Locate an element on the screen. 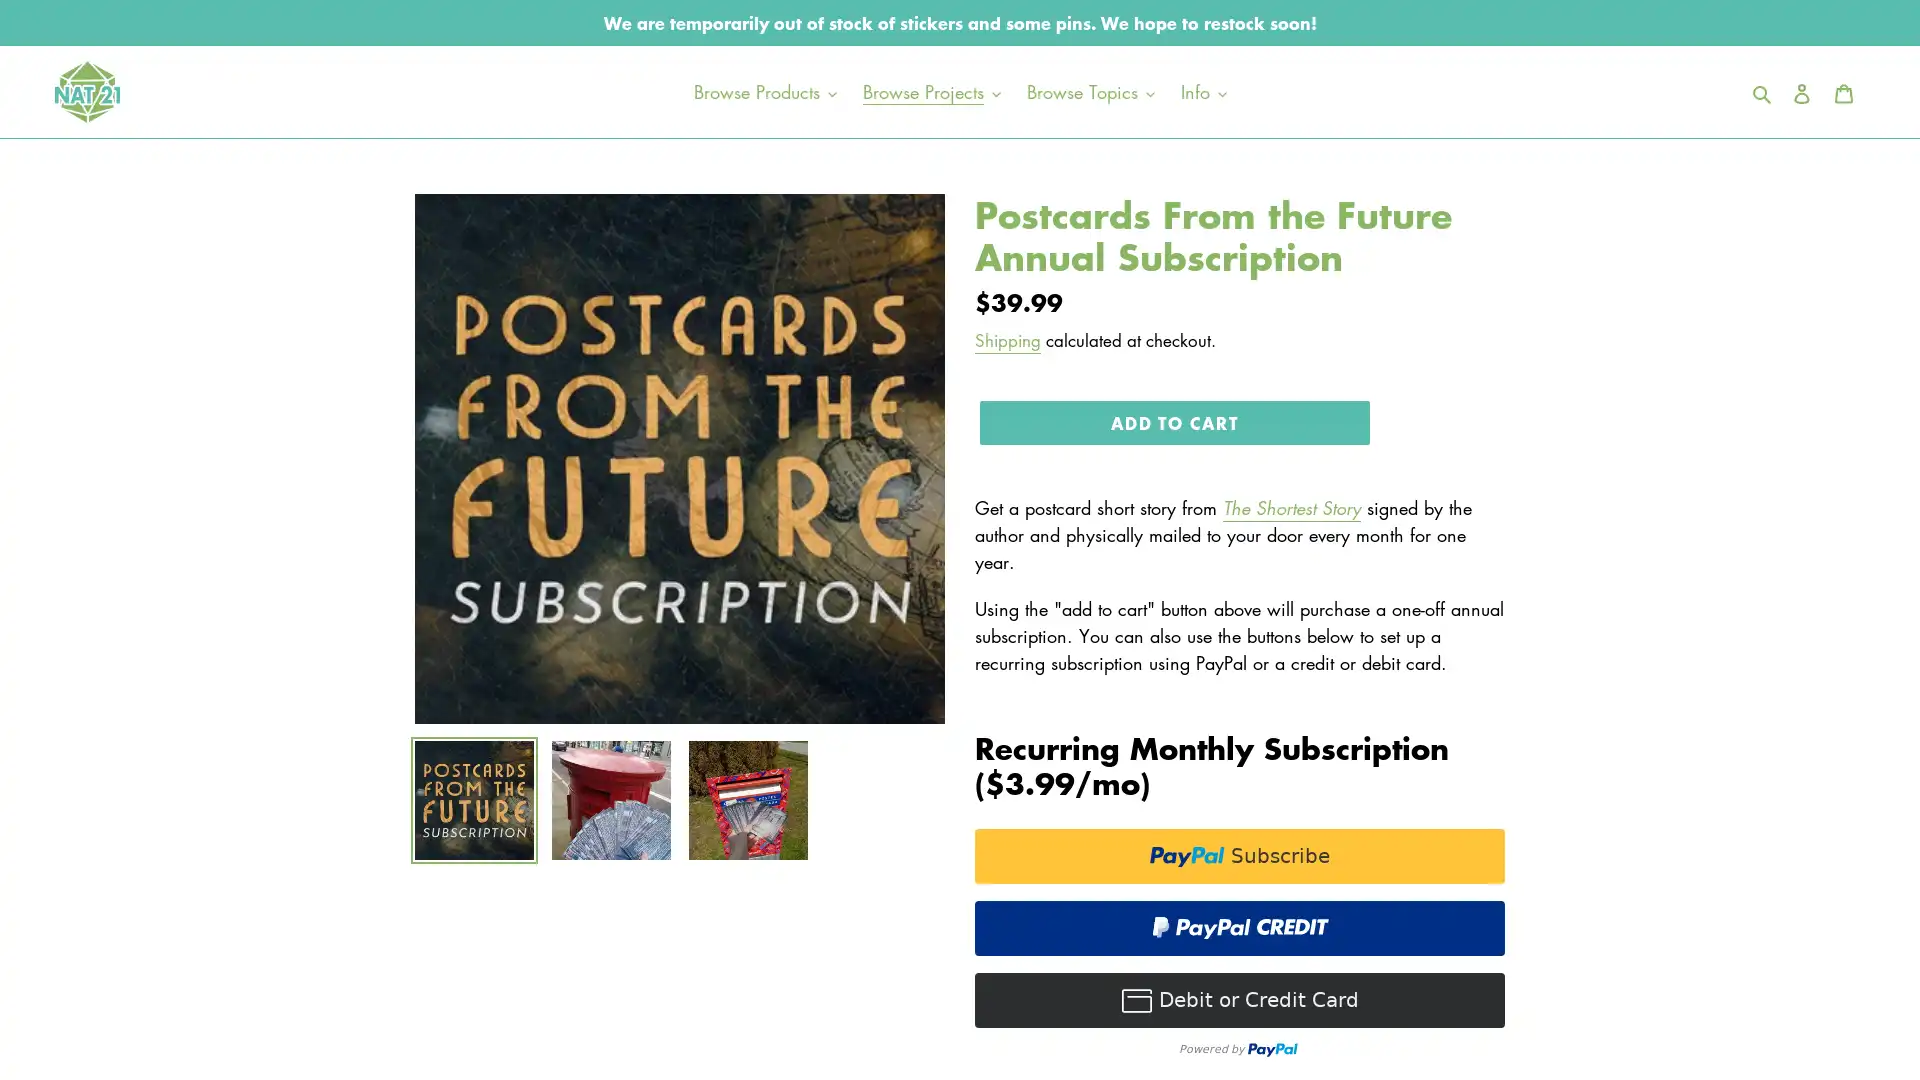  Search is located at coordinates (1763, 91).